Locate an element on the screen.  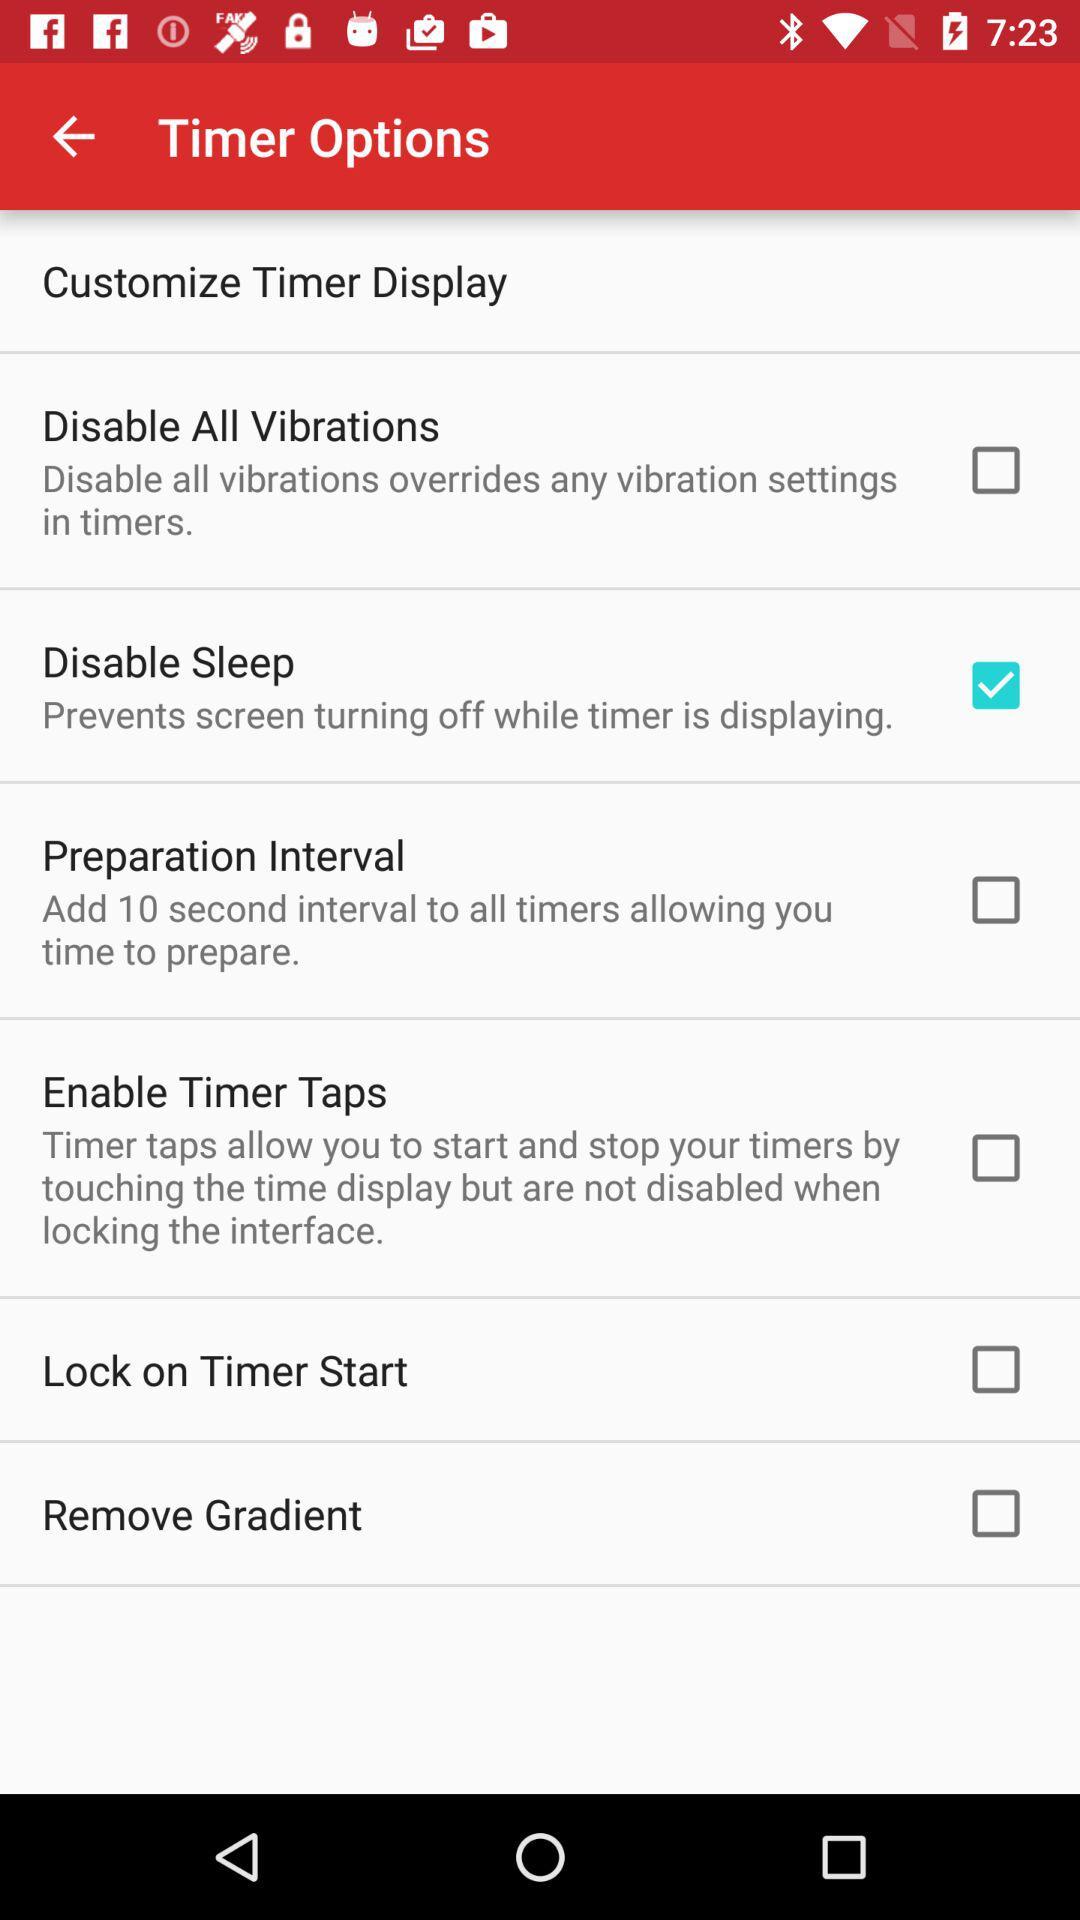
app next to timer options item is located at coordinates (72, 135).